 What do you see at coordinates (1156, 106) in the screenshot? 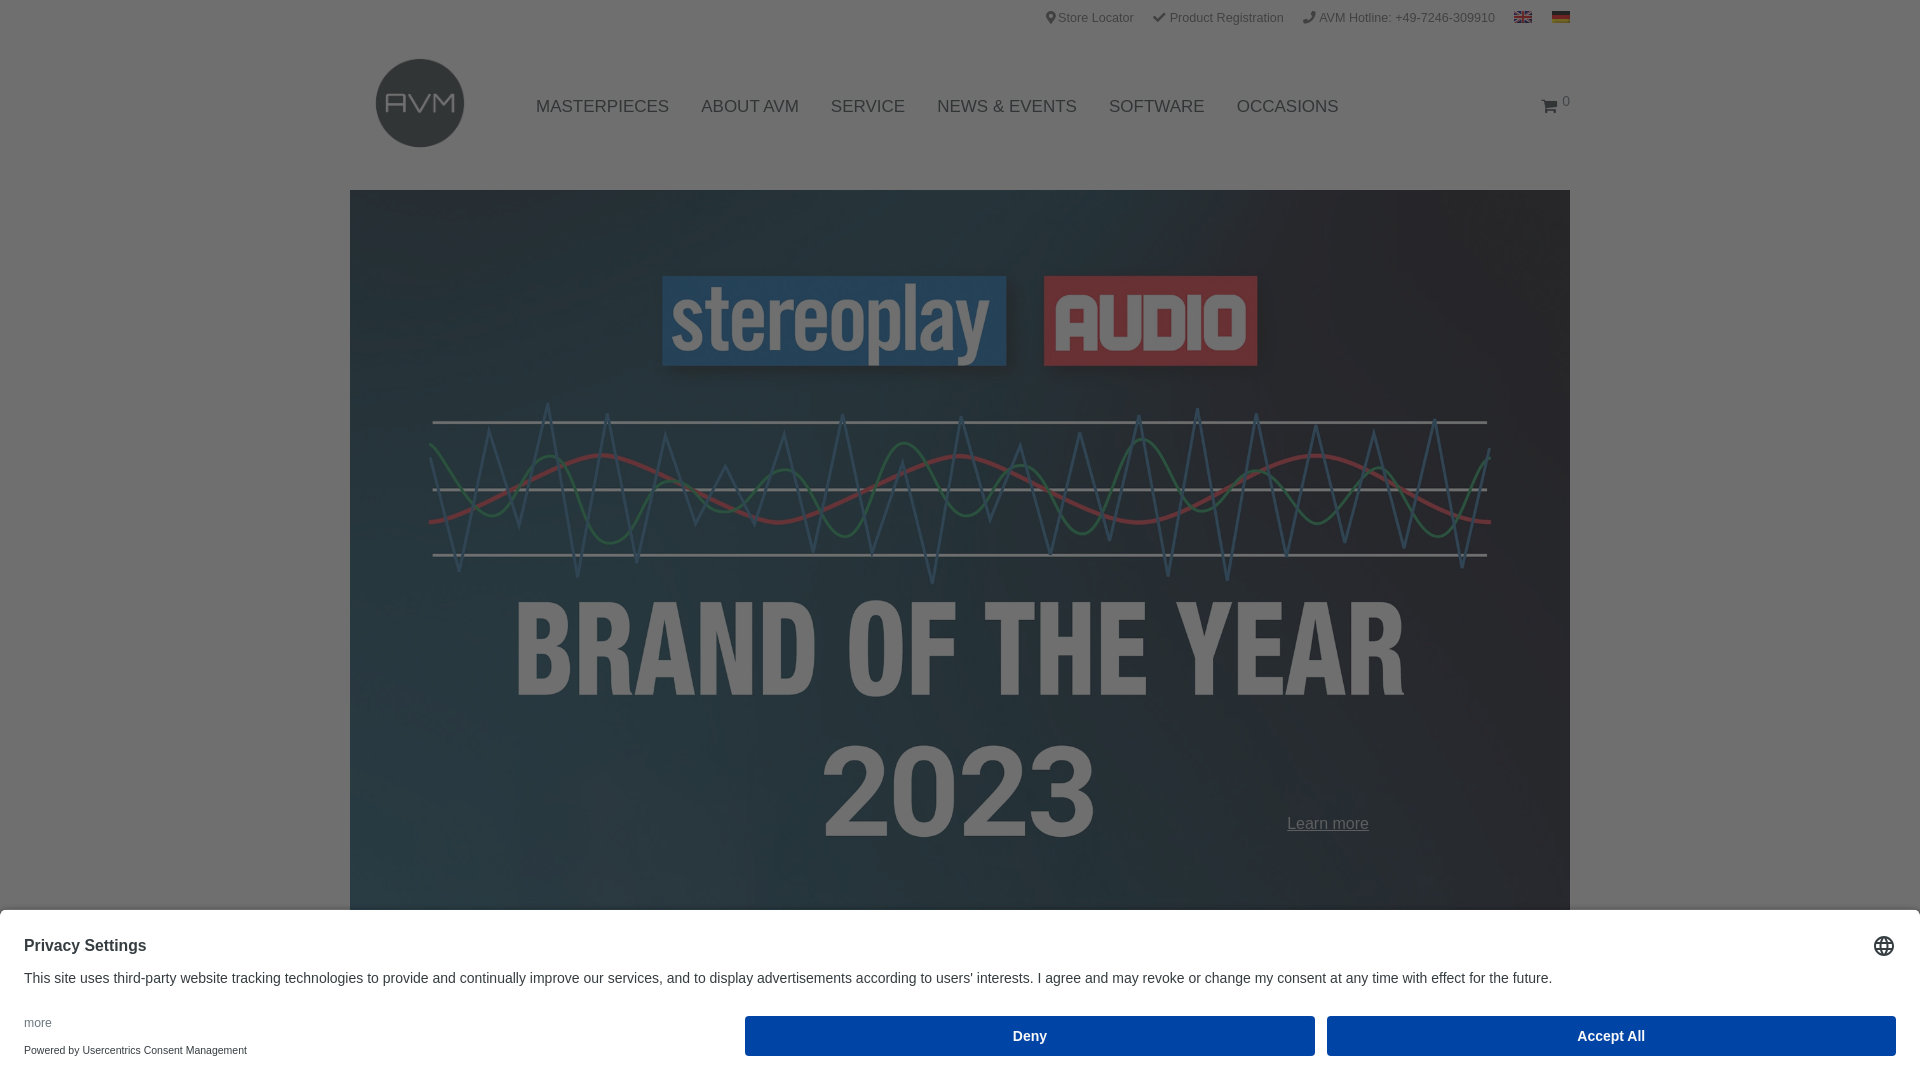
I see `'SOFTWARE'` at bounding box center [1156, 106].